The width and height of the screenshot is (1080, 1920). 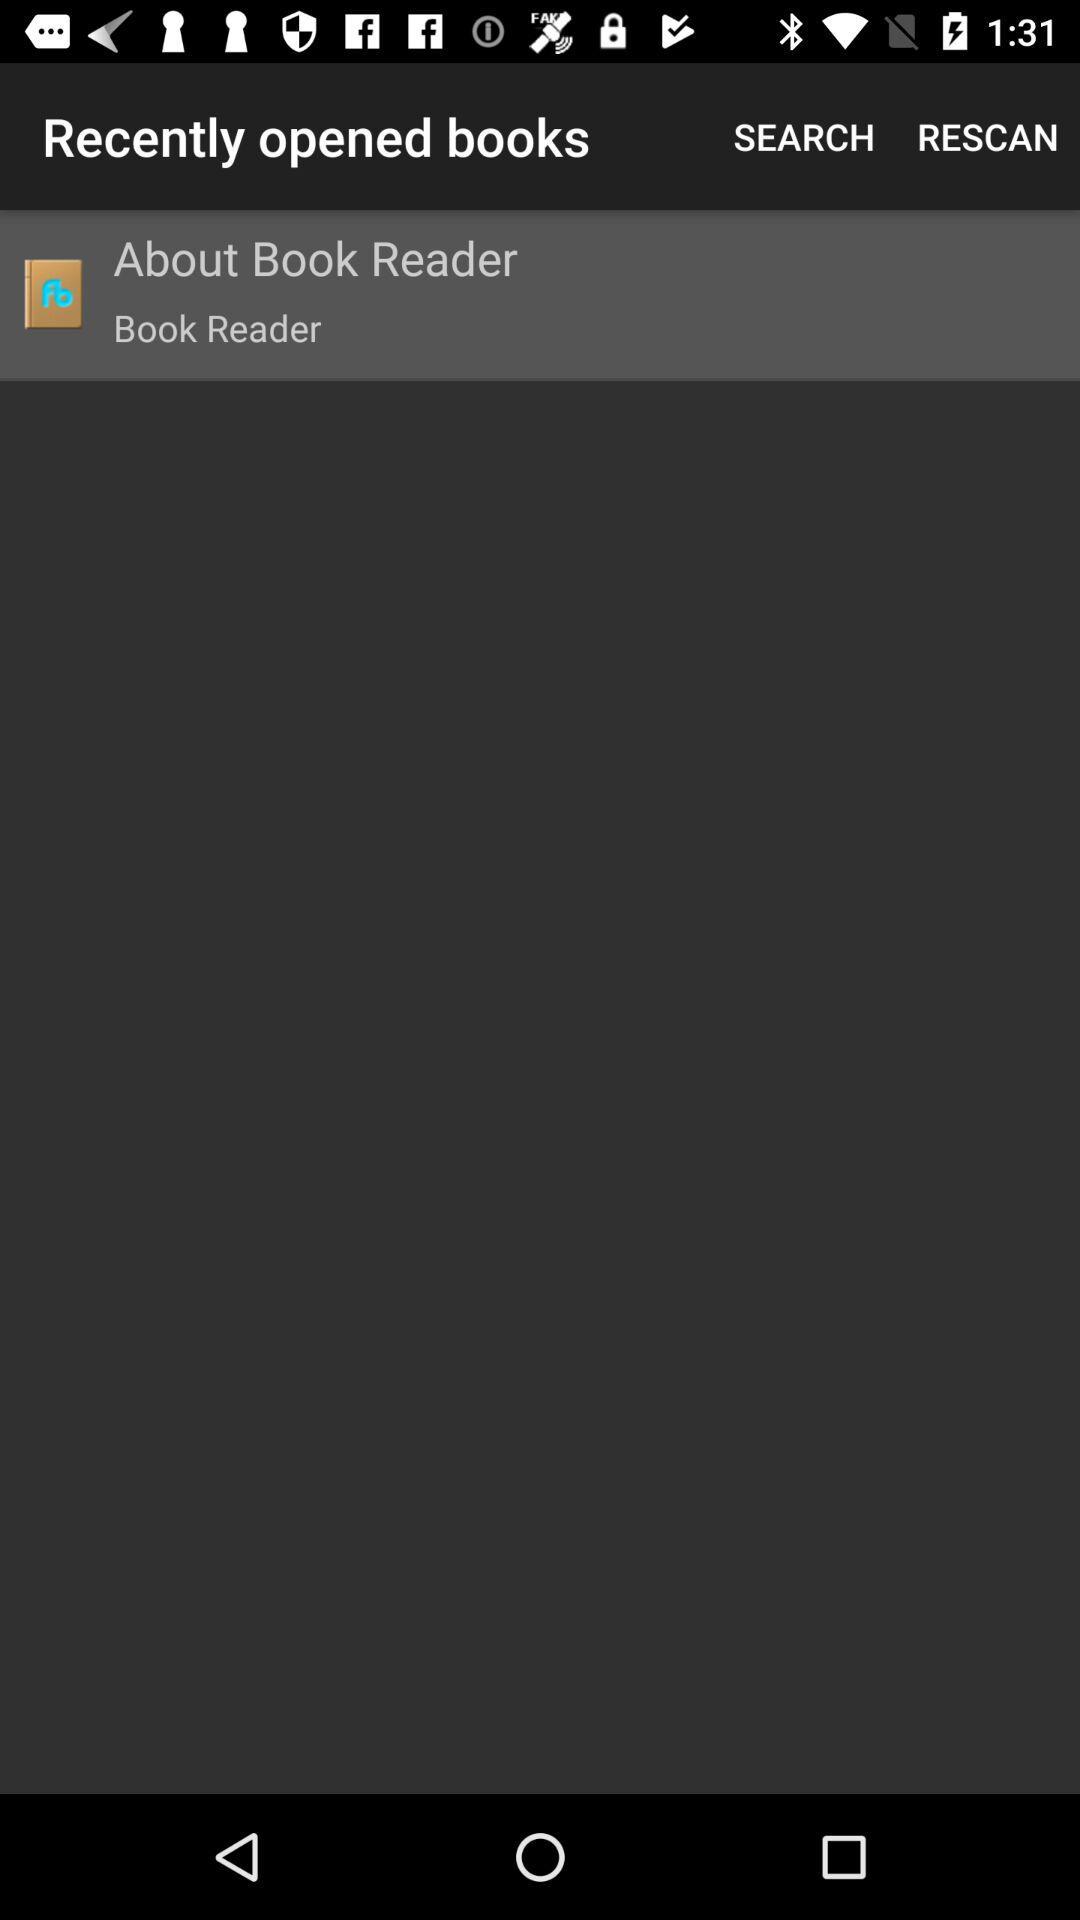 I want to click on the item next to search item, so click(x=987, y=135).